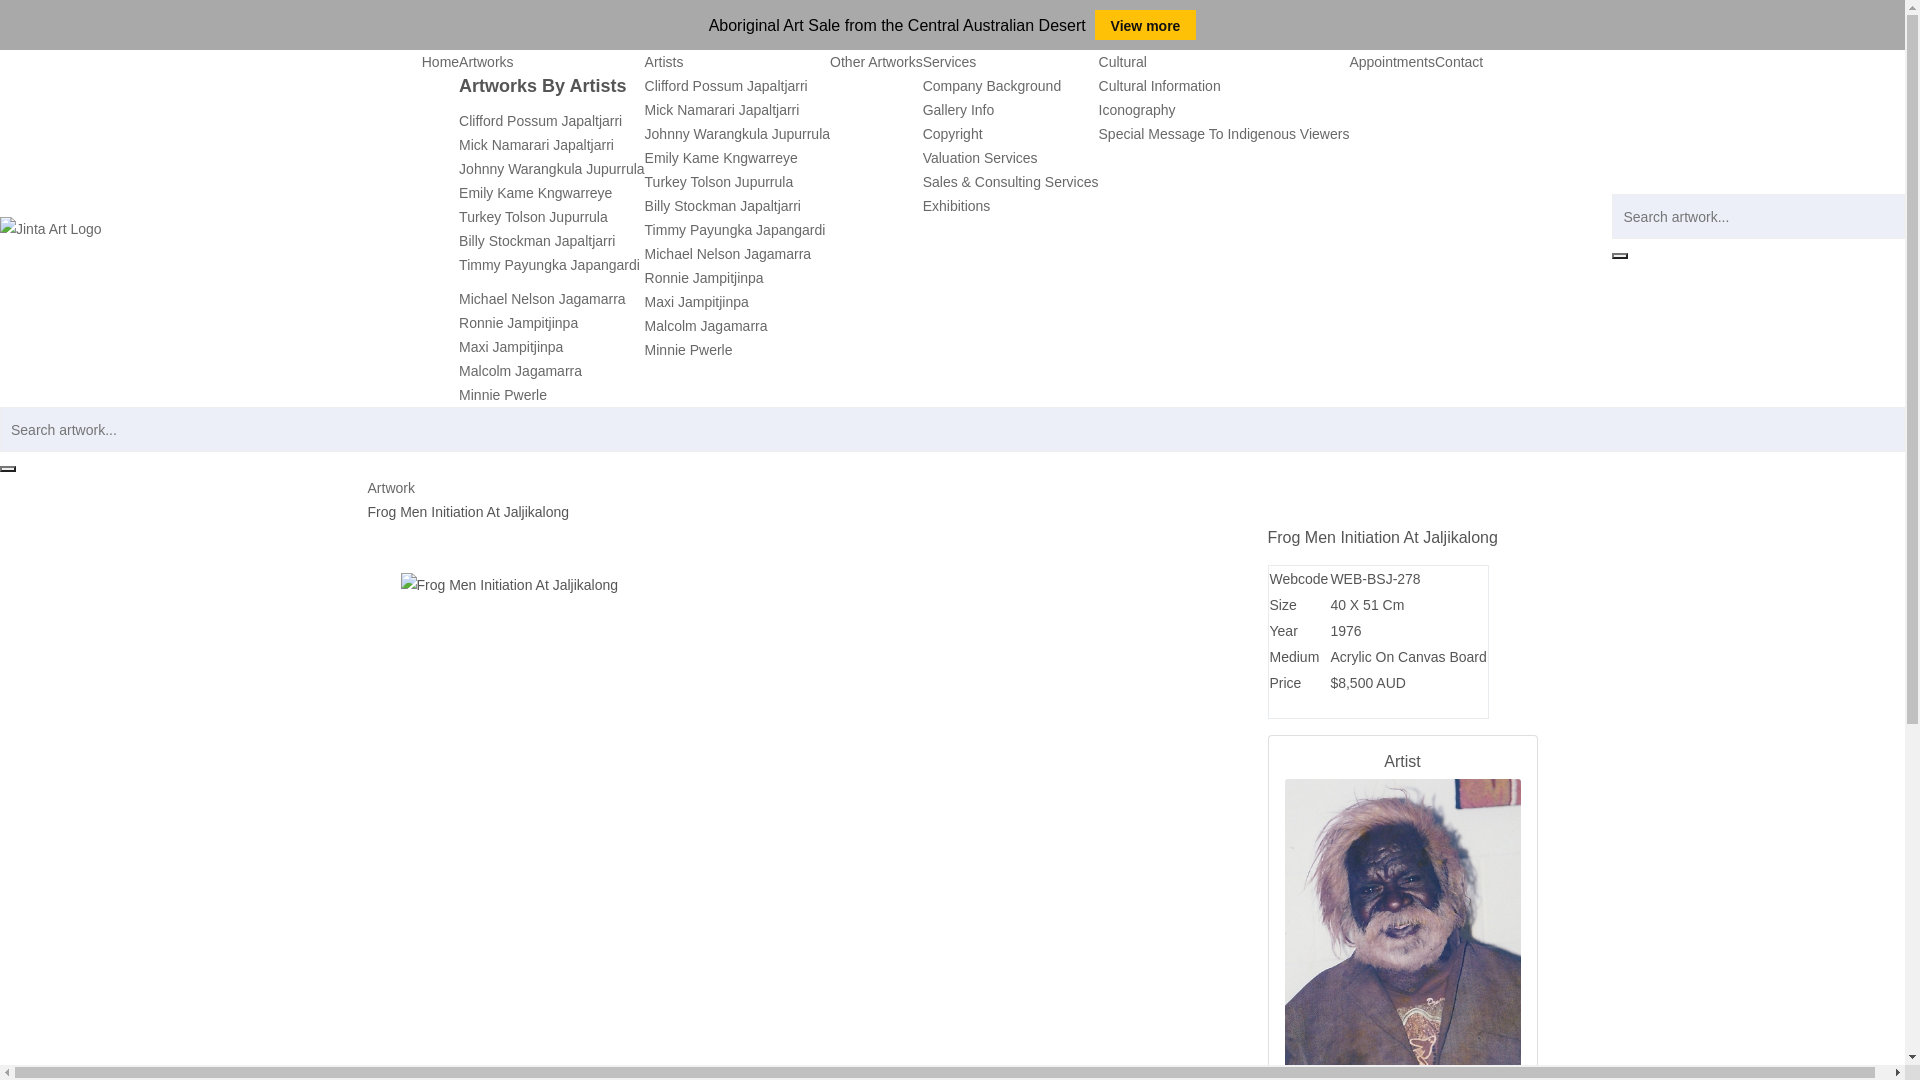 The width and height of the screenshot is (1920, 1080). Describe the element at coordinates (689, 349) in the screenshot. I see `'Minnie Pwerle'` at that location.